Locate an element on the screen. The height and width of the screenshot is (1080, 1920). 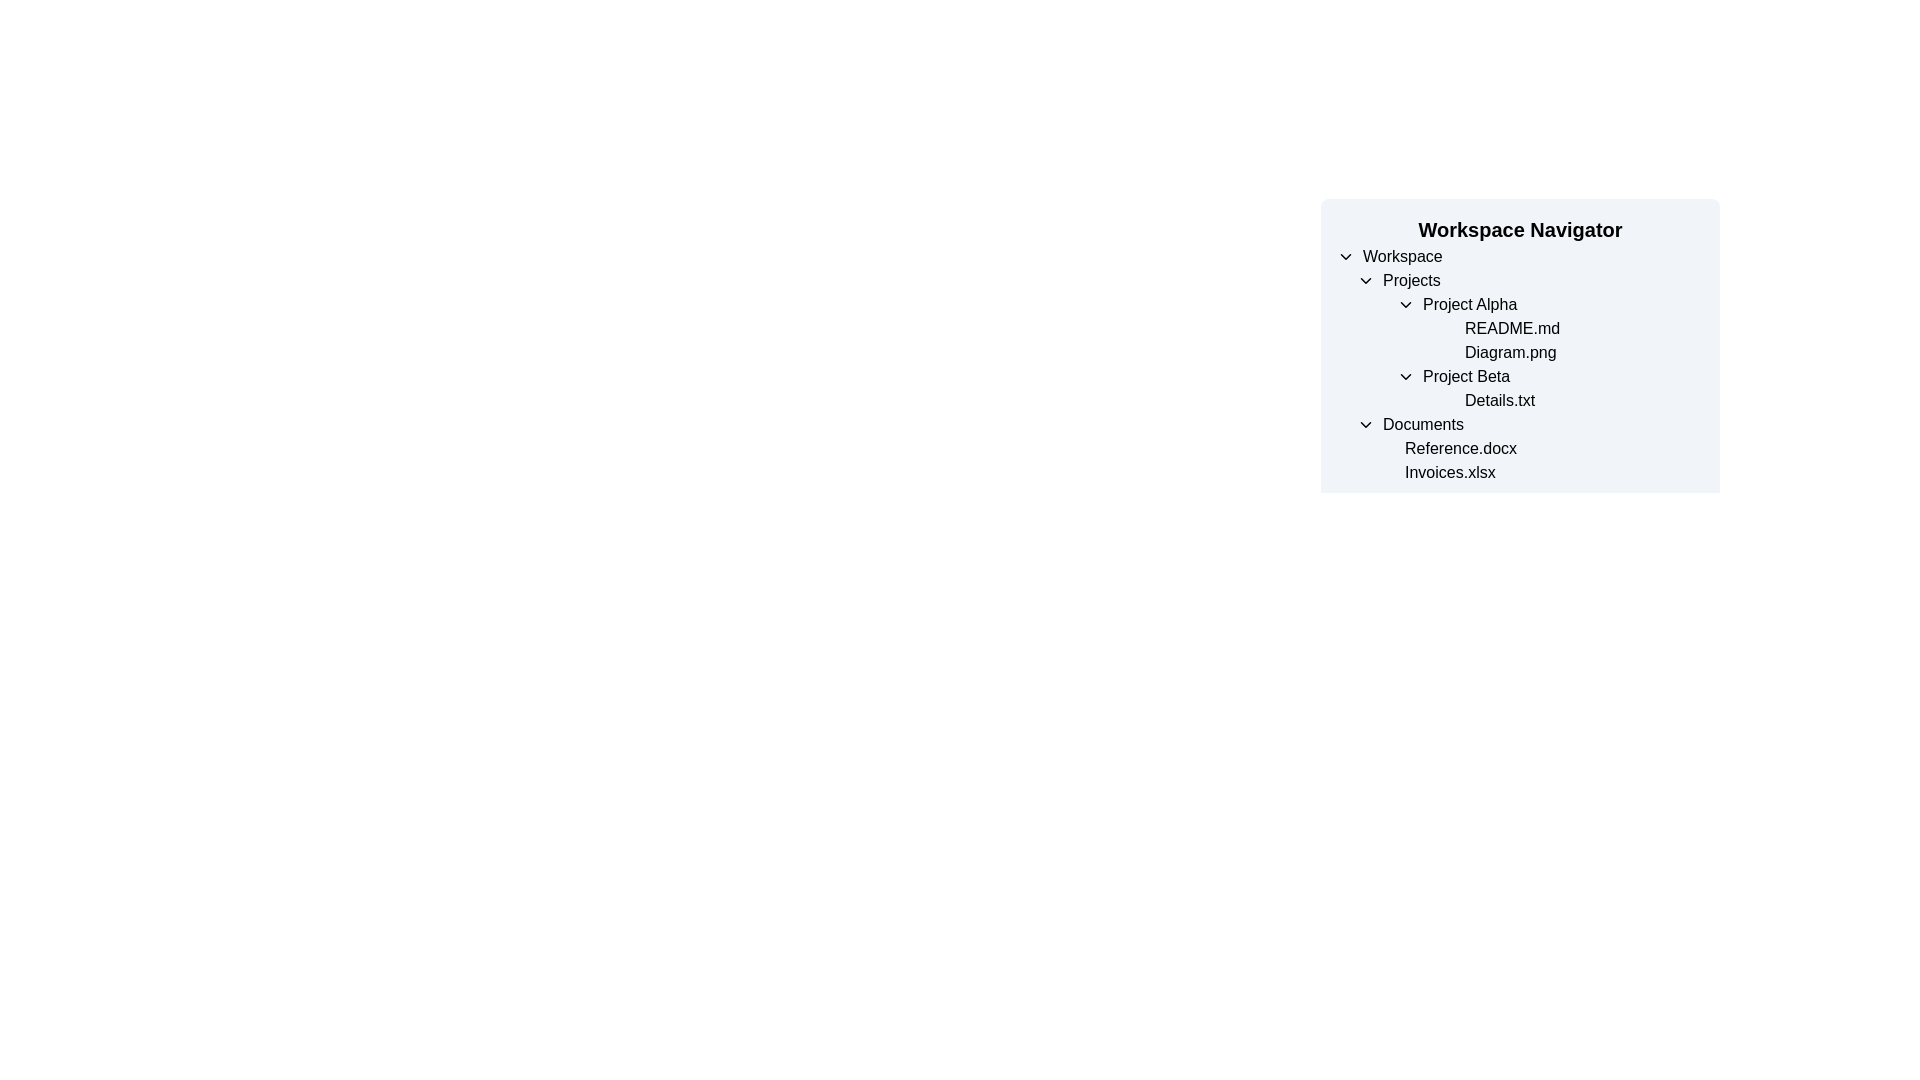
the text label representing the file named 'Details.txt' located in the 'Project Beta' folder of the 'Workspace Navigator' is located at coordinates (1499, 401).